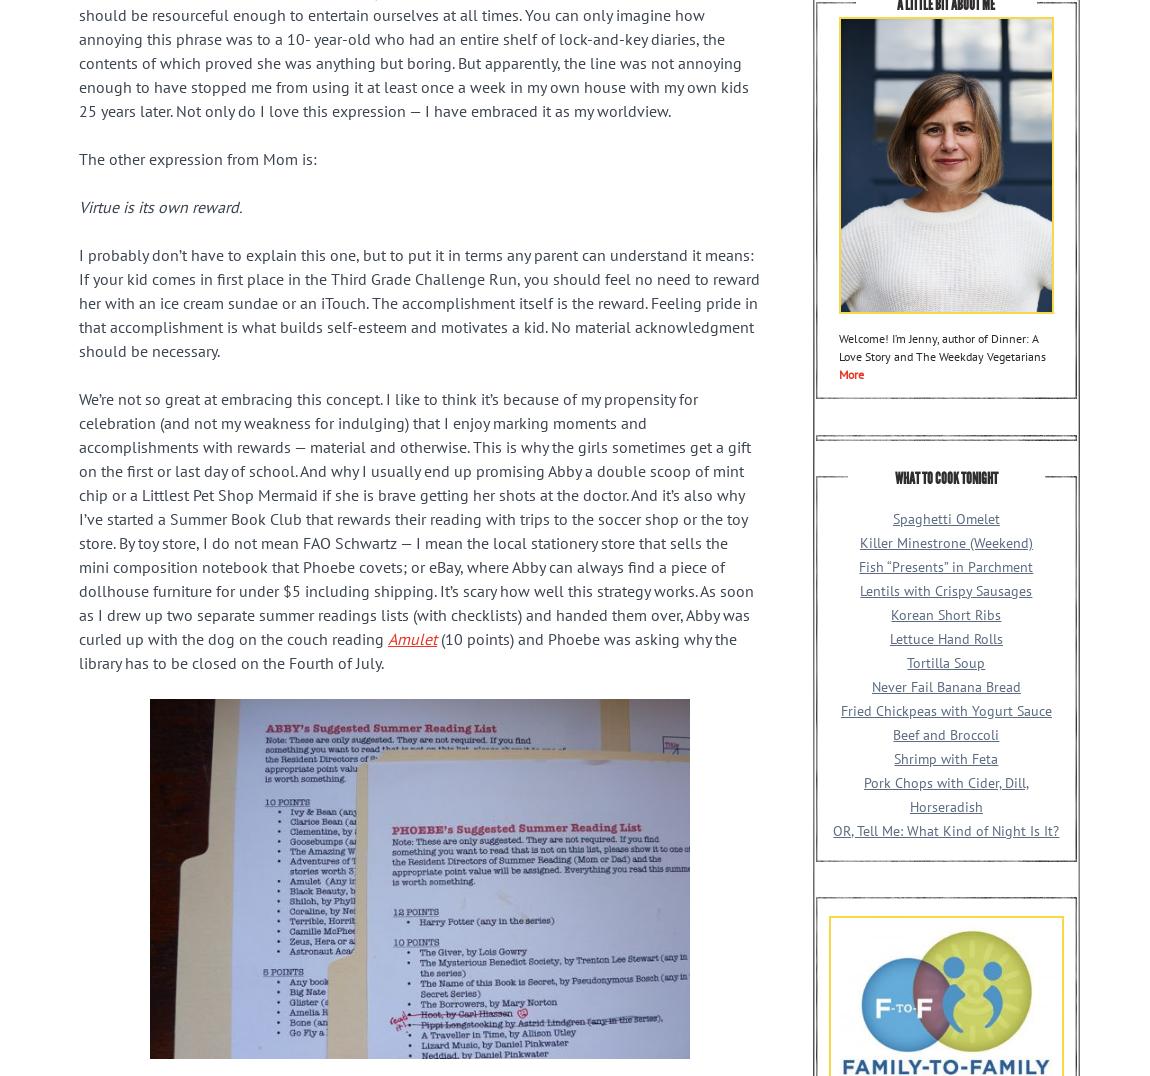  I want to click on 'Beef and Broccoli', so click(945, 733).